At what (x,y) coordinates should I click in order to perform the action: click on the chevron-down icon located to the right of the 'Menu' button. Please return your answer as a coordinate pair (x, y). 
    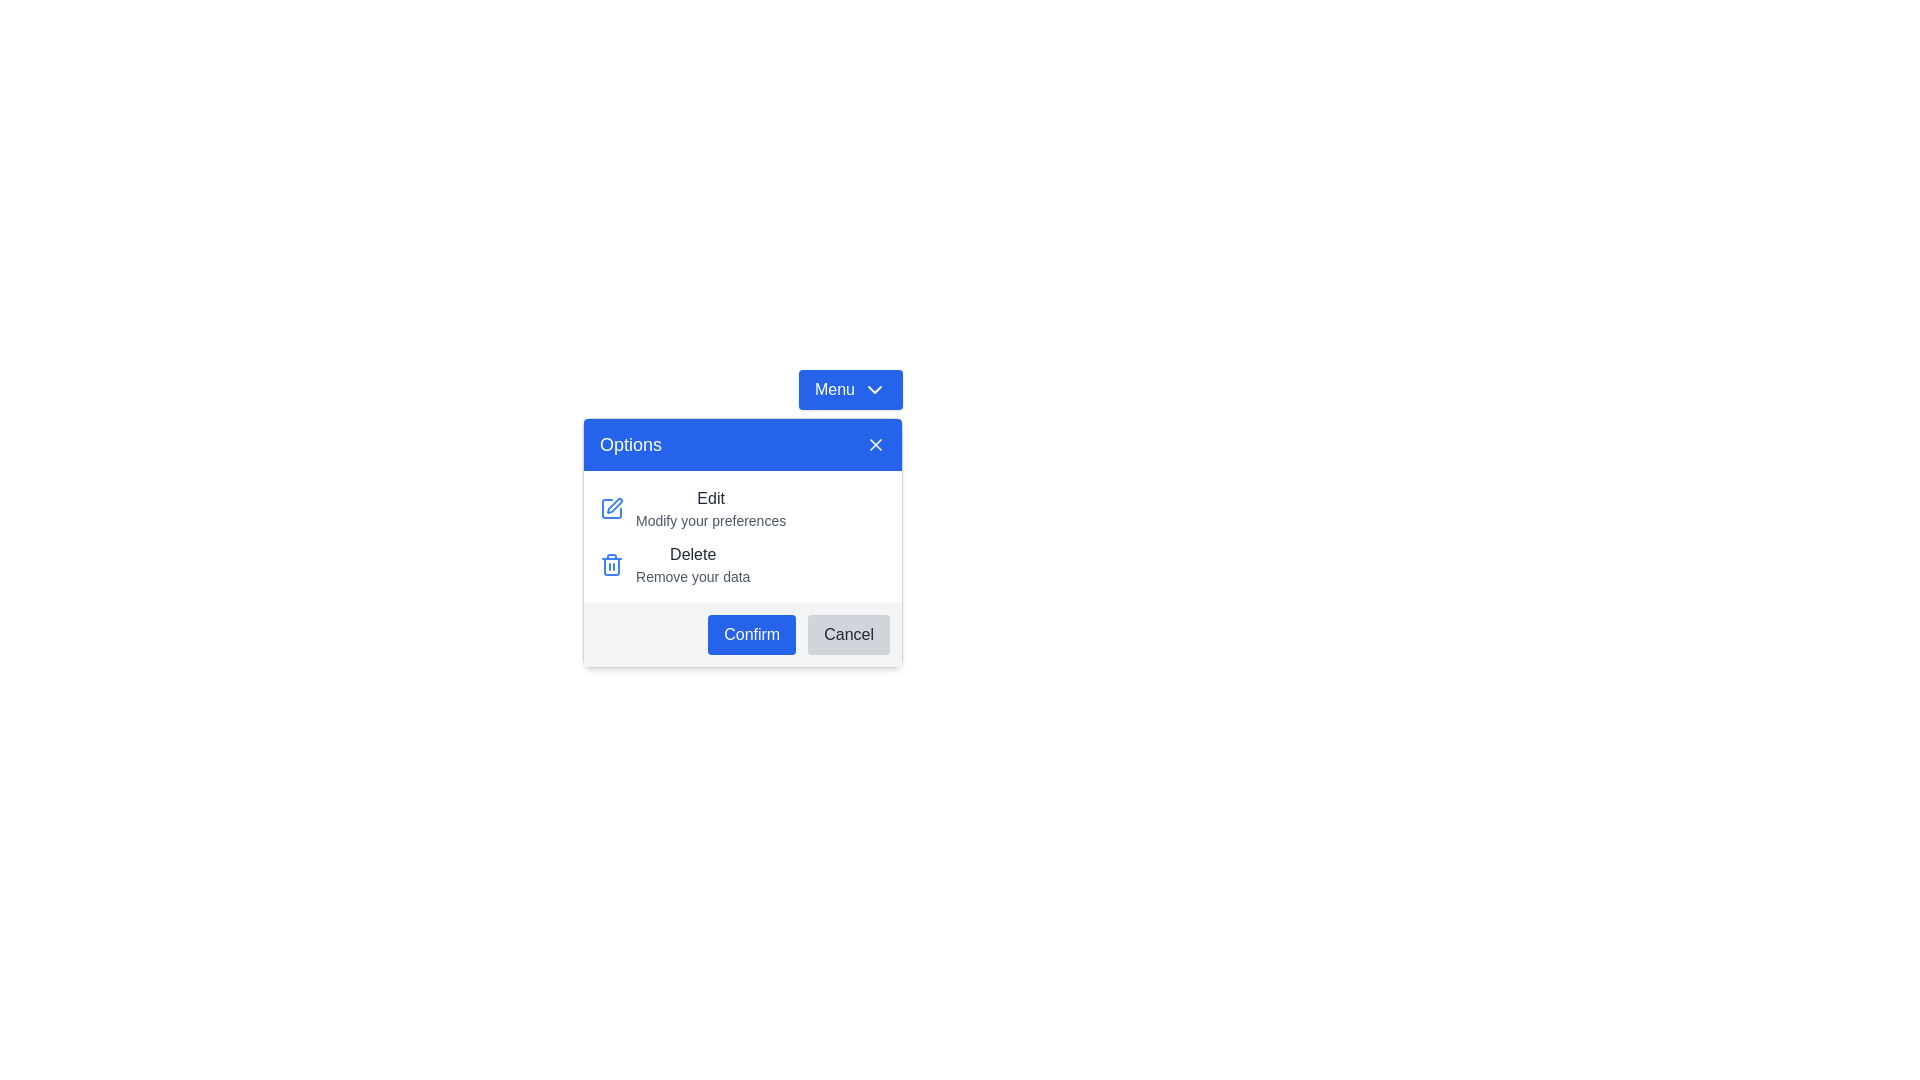
    Looking at the image, I should click on (874, 389).